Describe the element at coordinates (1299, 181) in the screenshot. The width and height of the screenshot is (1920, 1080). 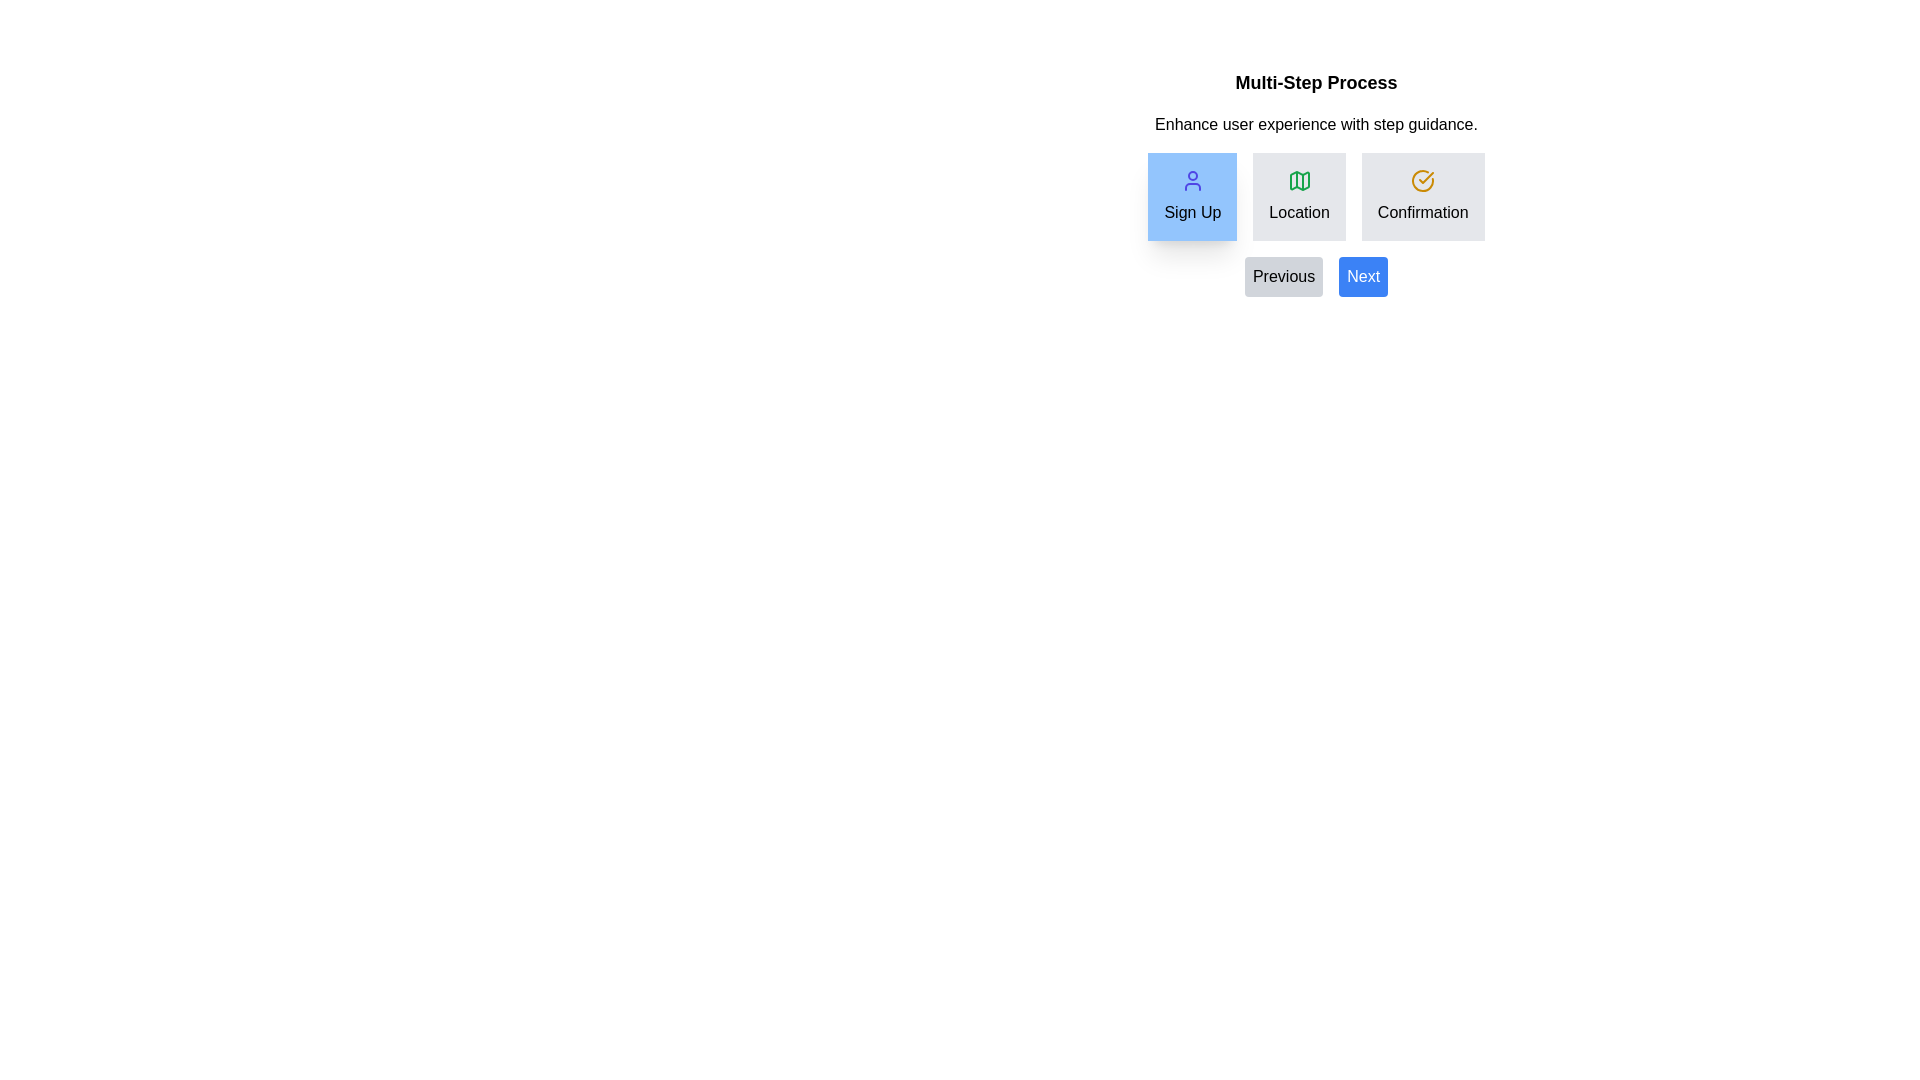
I see `the Location button which contains a green map-like icon, positioned between the Sign Up and Confirmation buttons` at that location.